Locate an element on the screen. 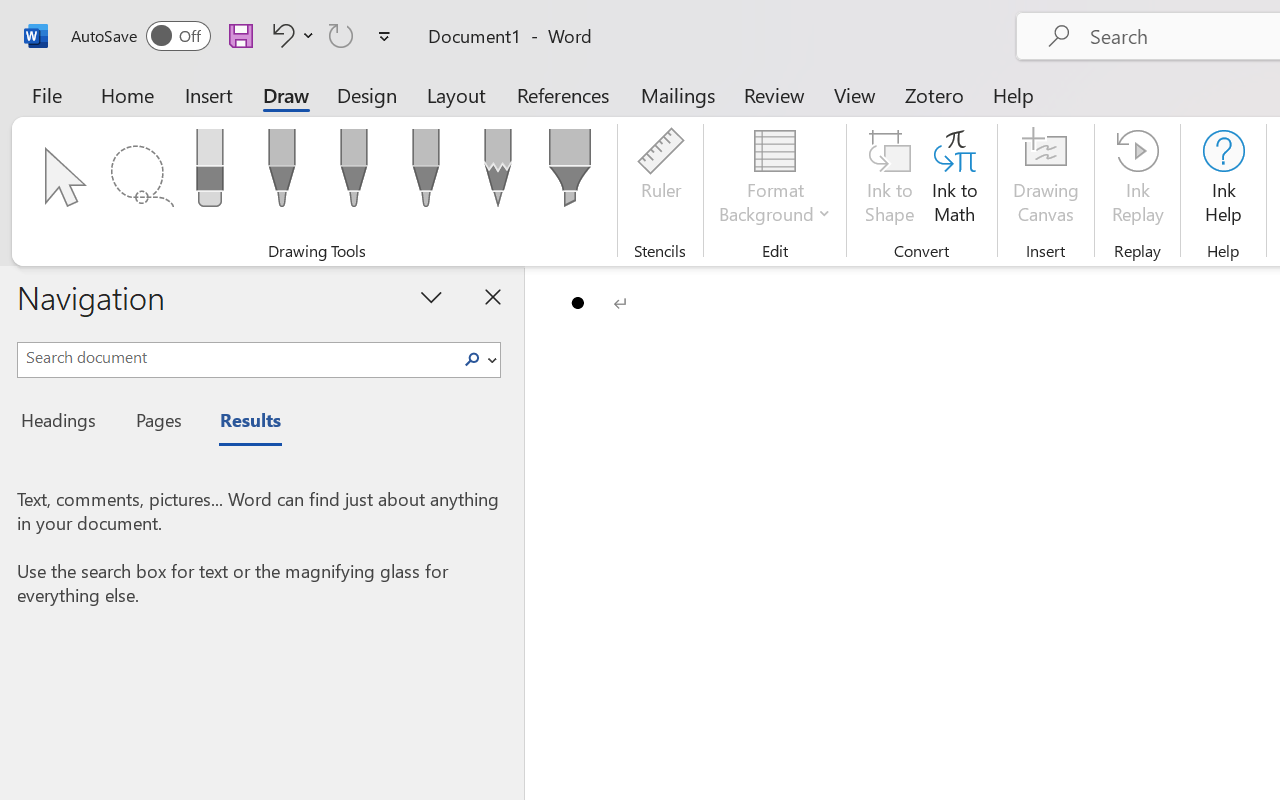  'Pen: Black, 0.5 mm' is located at coordinates (280, 173).